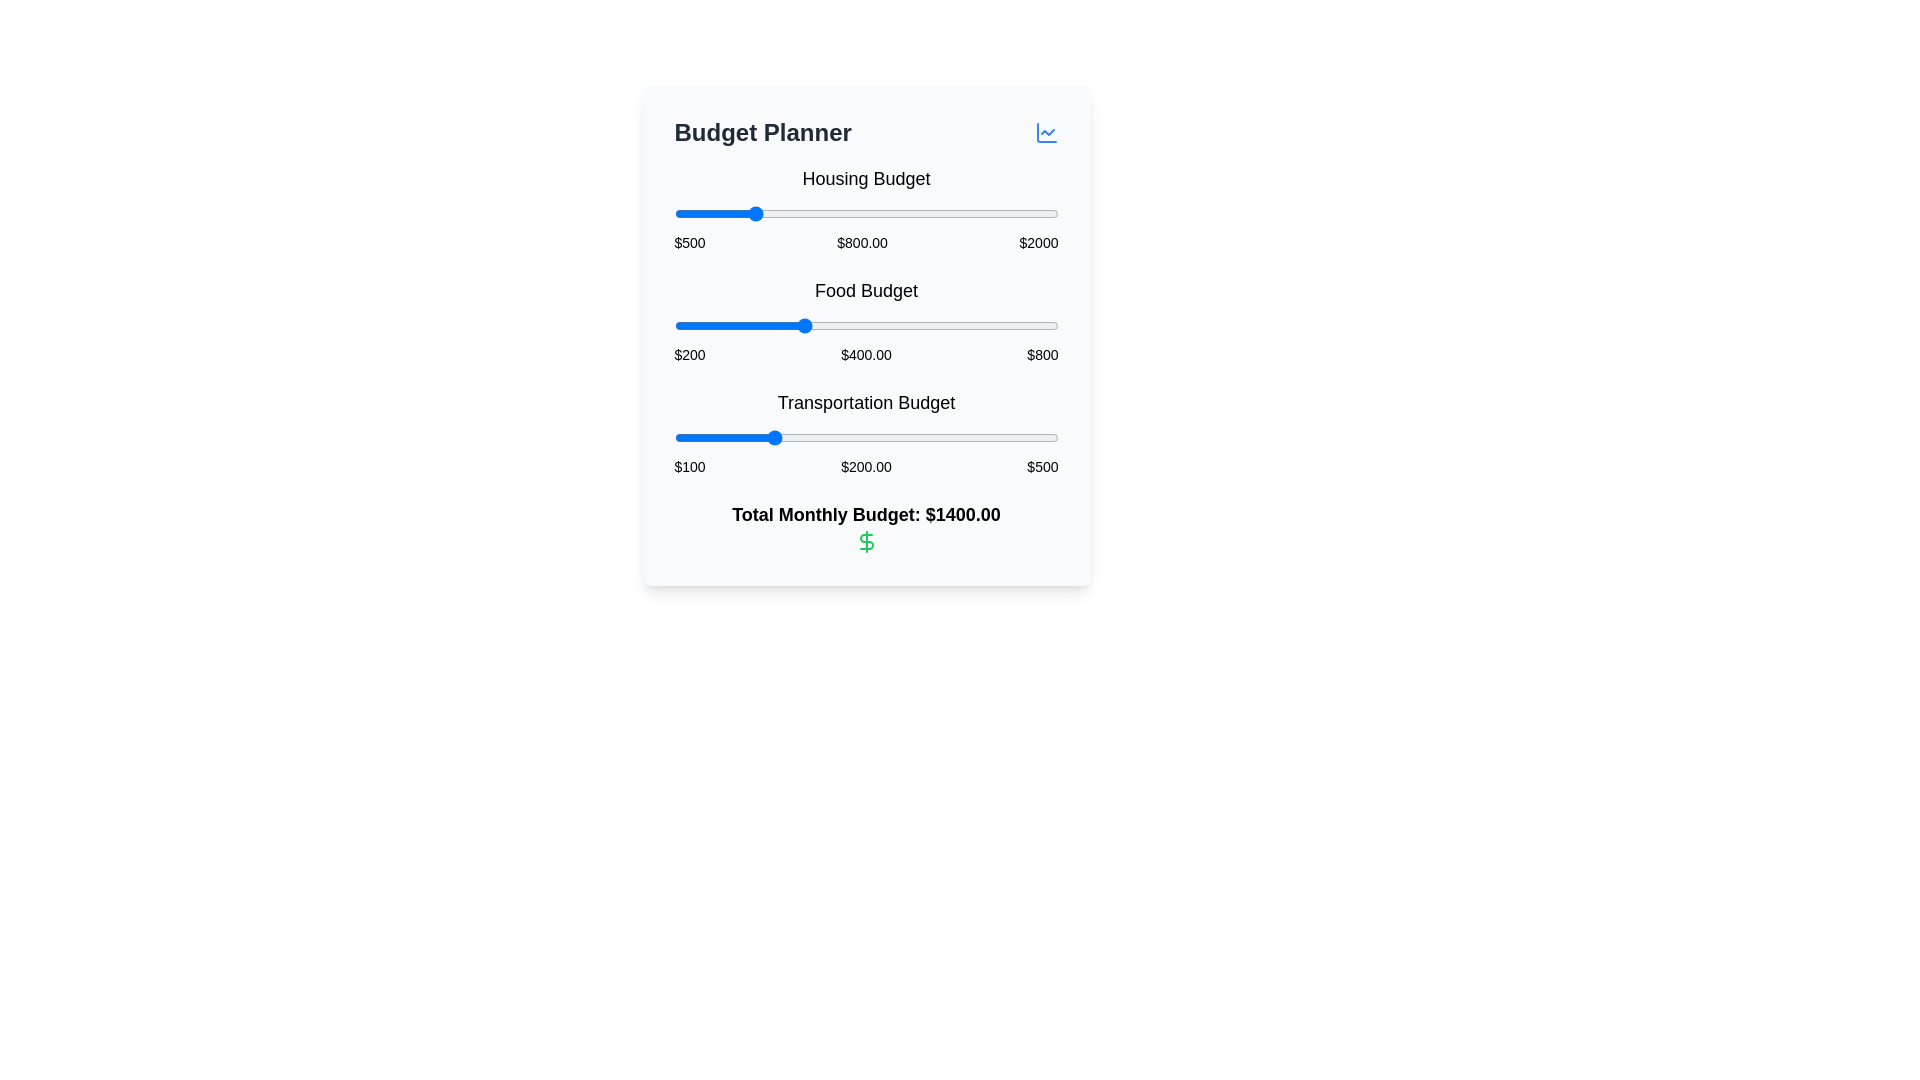 The height and width of the screenshot is (1080, 1920). I want to click on the Food Budget slider, so click(839, 325).